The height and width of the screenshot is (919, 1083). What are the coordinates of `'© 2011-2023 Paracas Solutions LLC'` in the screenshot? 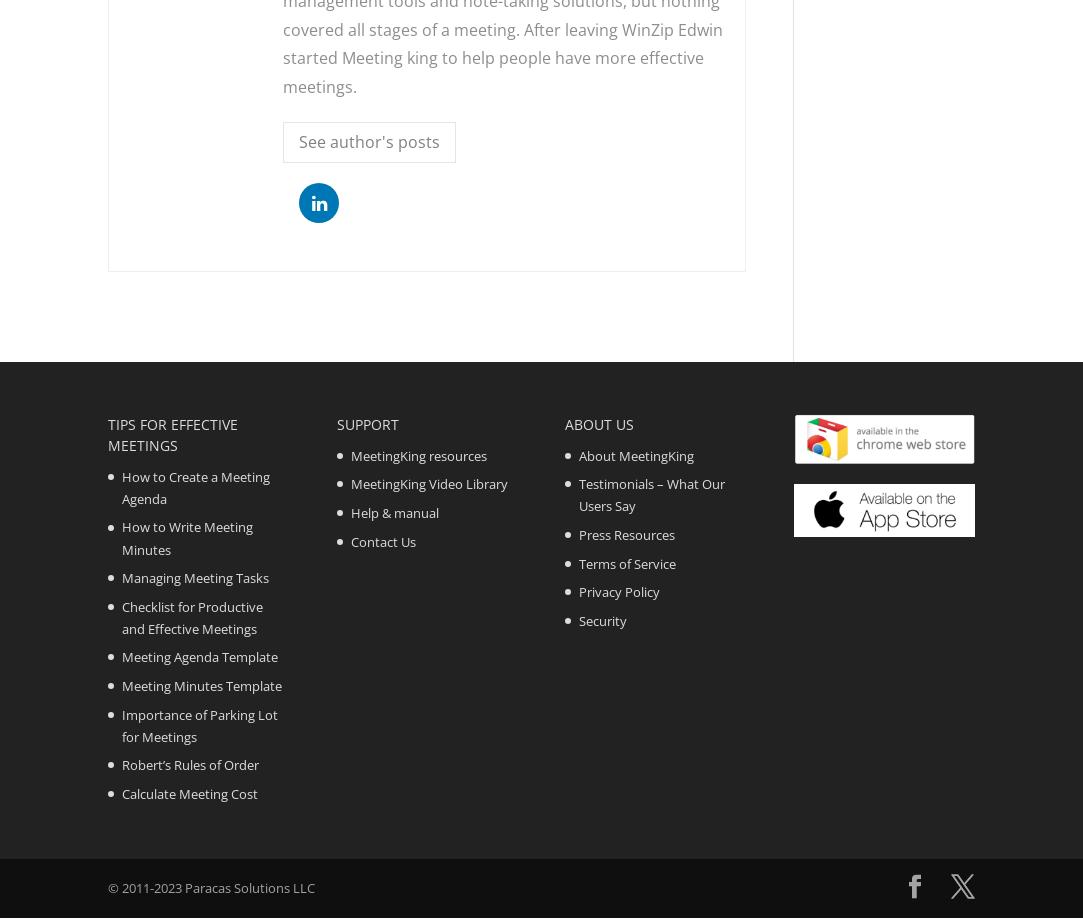 It's located at (210, 887).